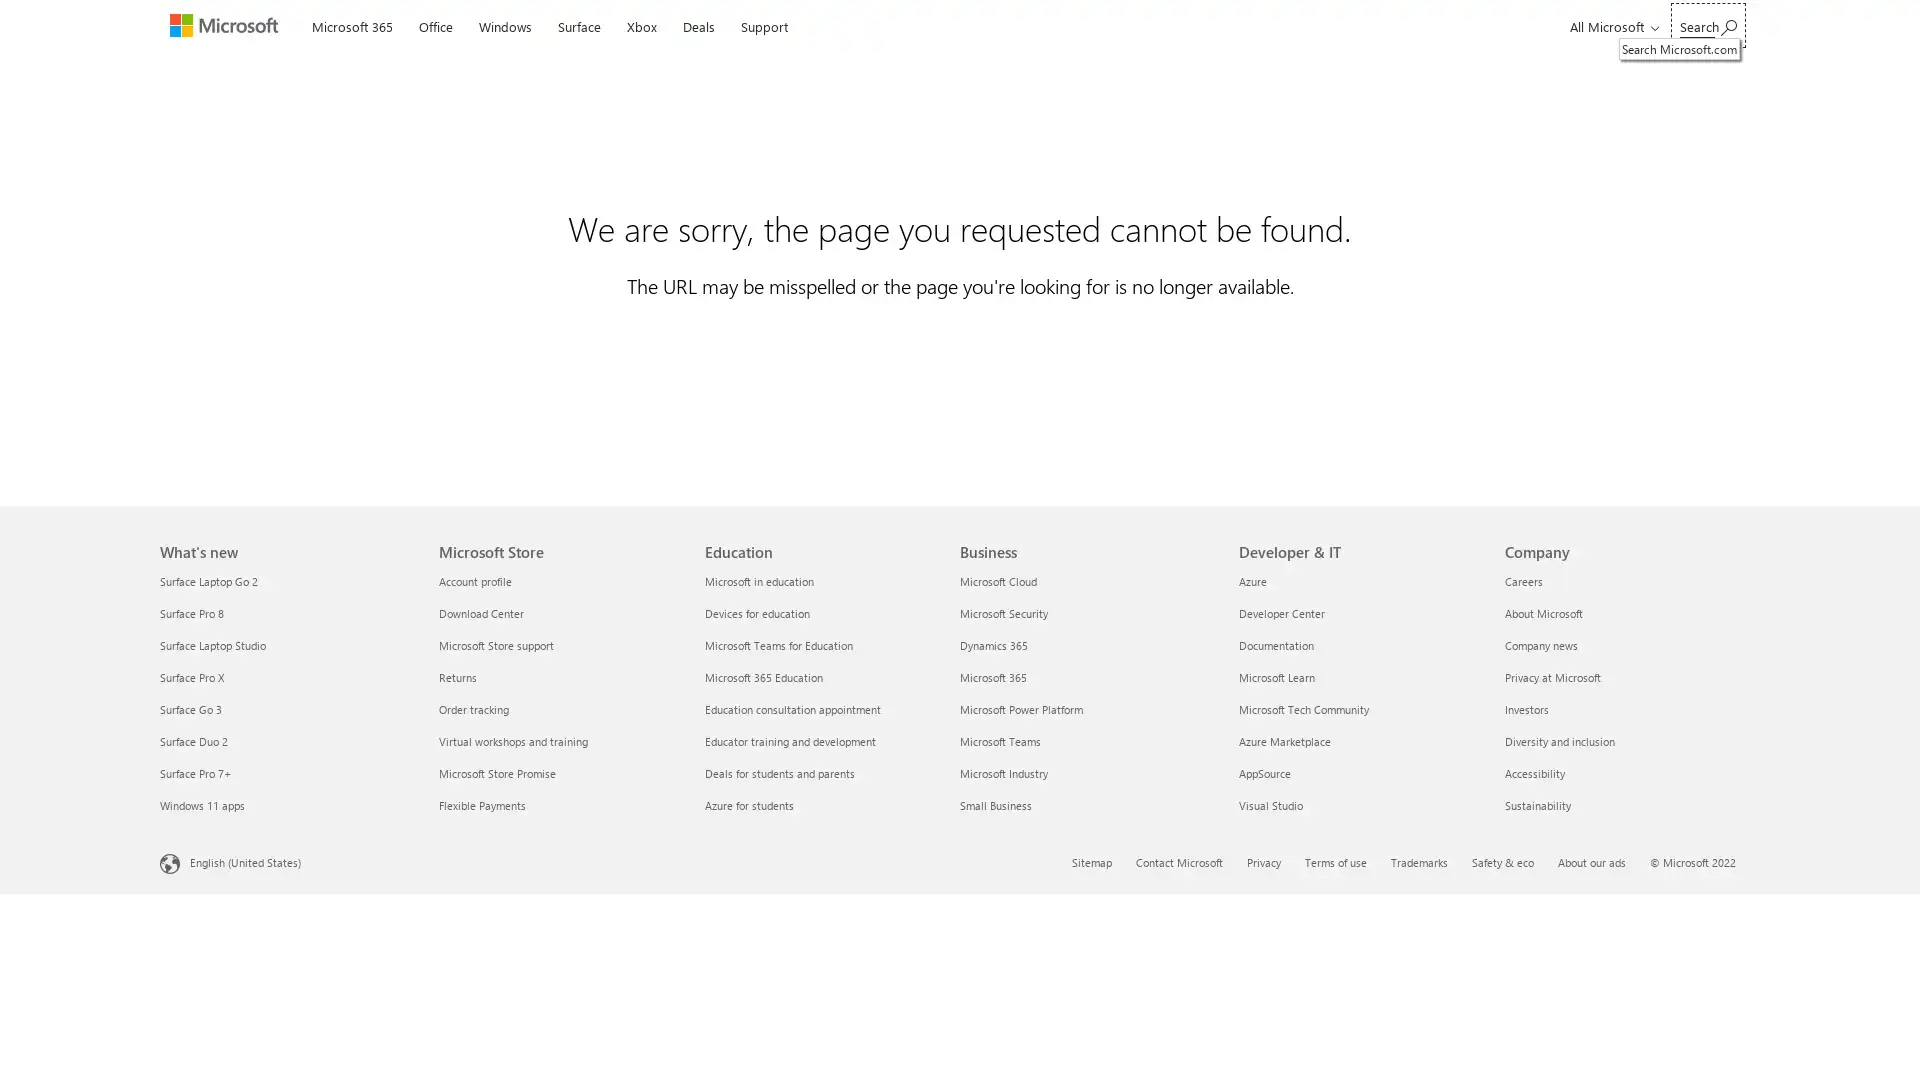  I want to click on Search Microsoft.com, so click(1707, 25).